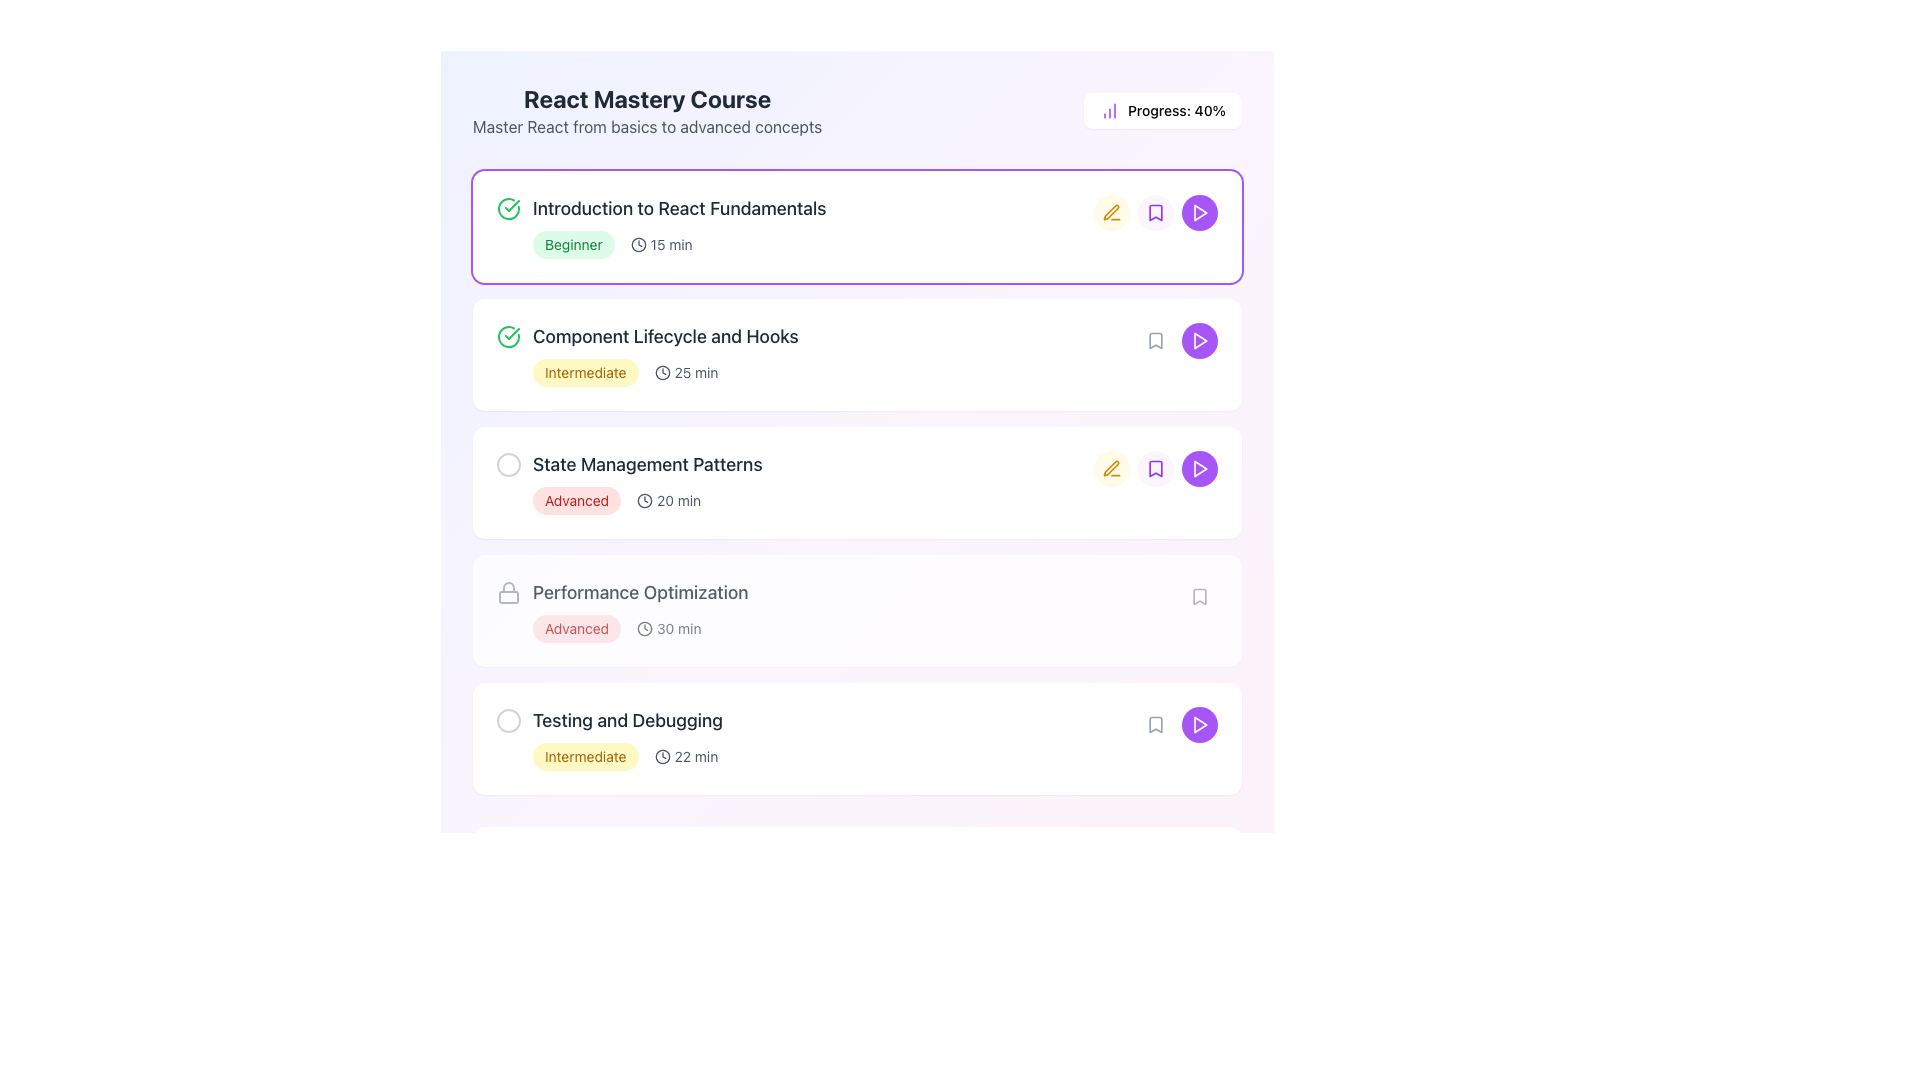 The height and width of the screenshot is (1080, 1920). Describe the element at coordinates (575, 500) in the screenshot. I see `the 'Advanced' Label badge which indicates the difficulty level of the section in the course modules list` at that location.